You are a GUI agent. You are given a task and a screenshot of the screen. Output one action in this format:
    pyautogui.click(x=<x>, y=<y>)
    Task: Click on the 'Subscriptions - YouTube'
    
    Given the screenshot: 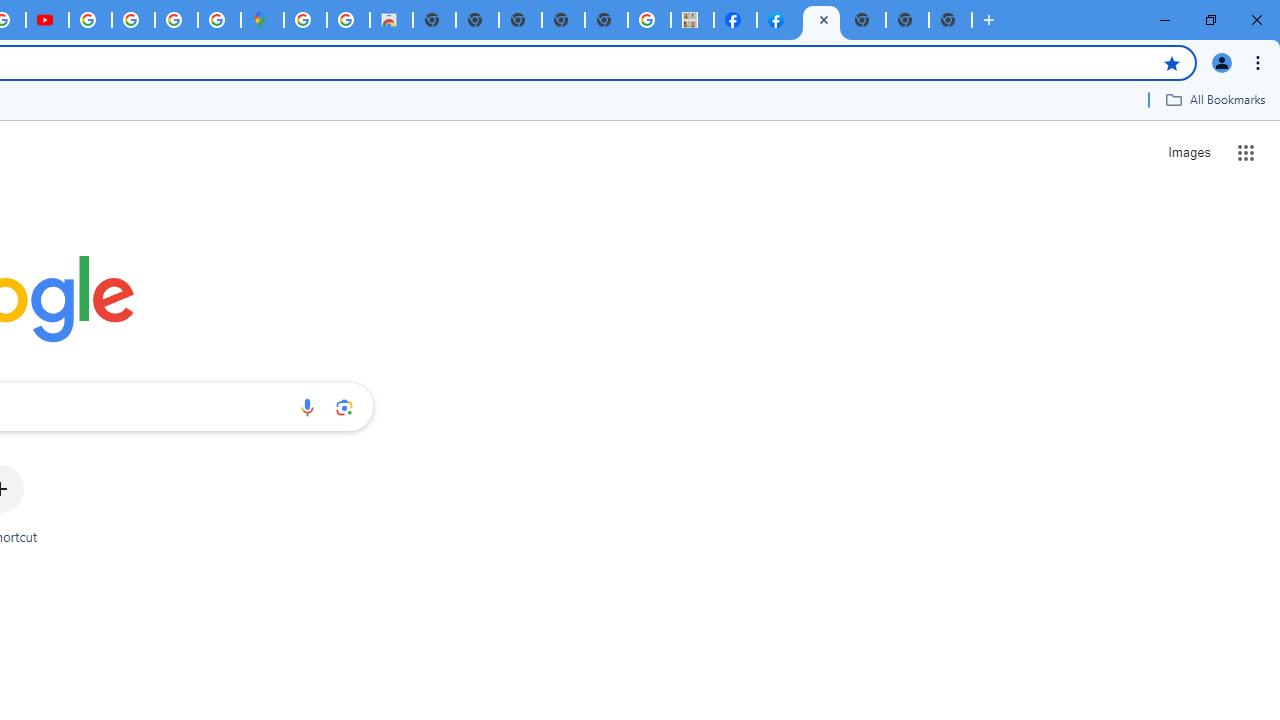 What is the action you would take?
    pyautogui.click(x=47, y=20)
    